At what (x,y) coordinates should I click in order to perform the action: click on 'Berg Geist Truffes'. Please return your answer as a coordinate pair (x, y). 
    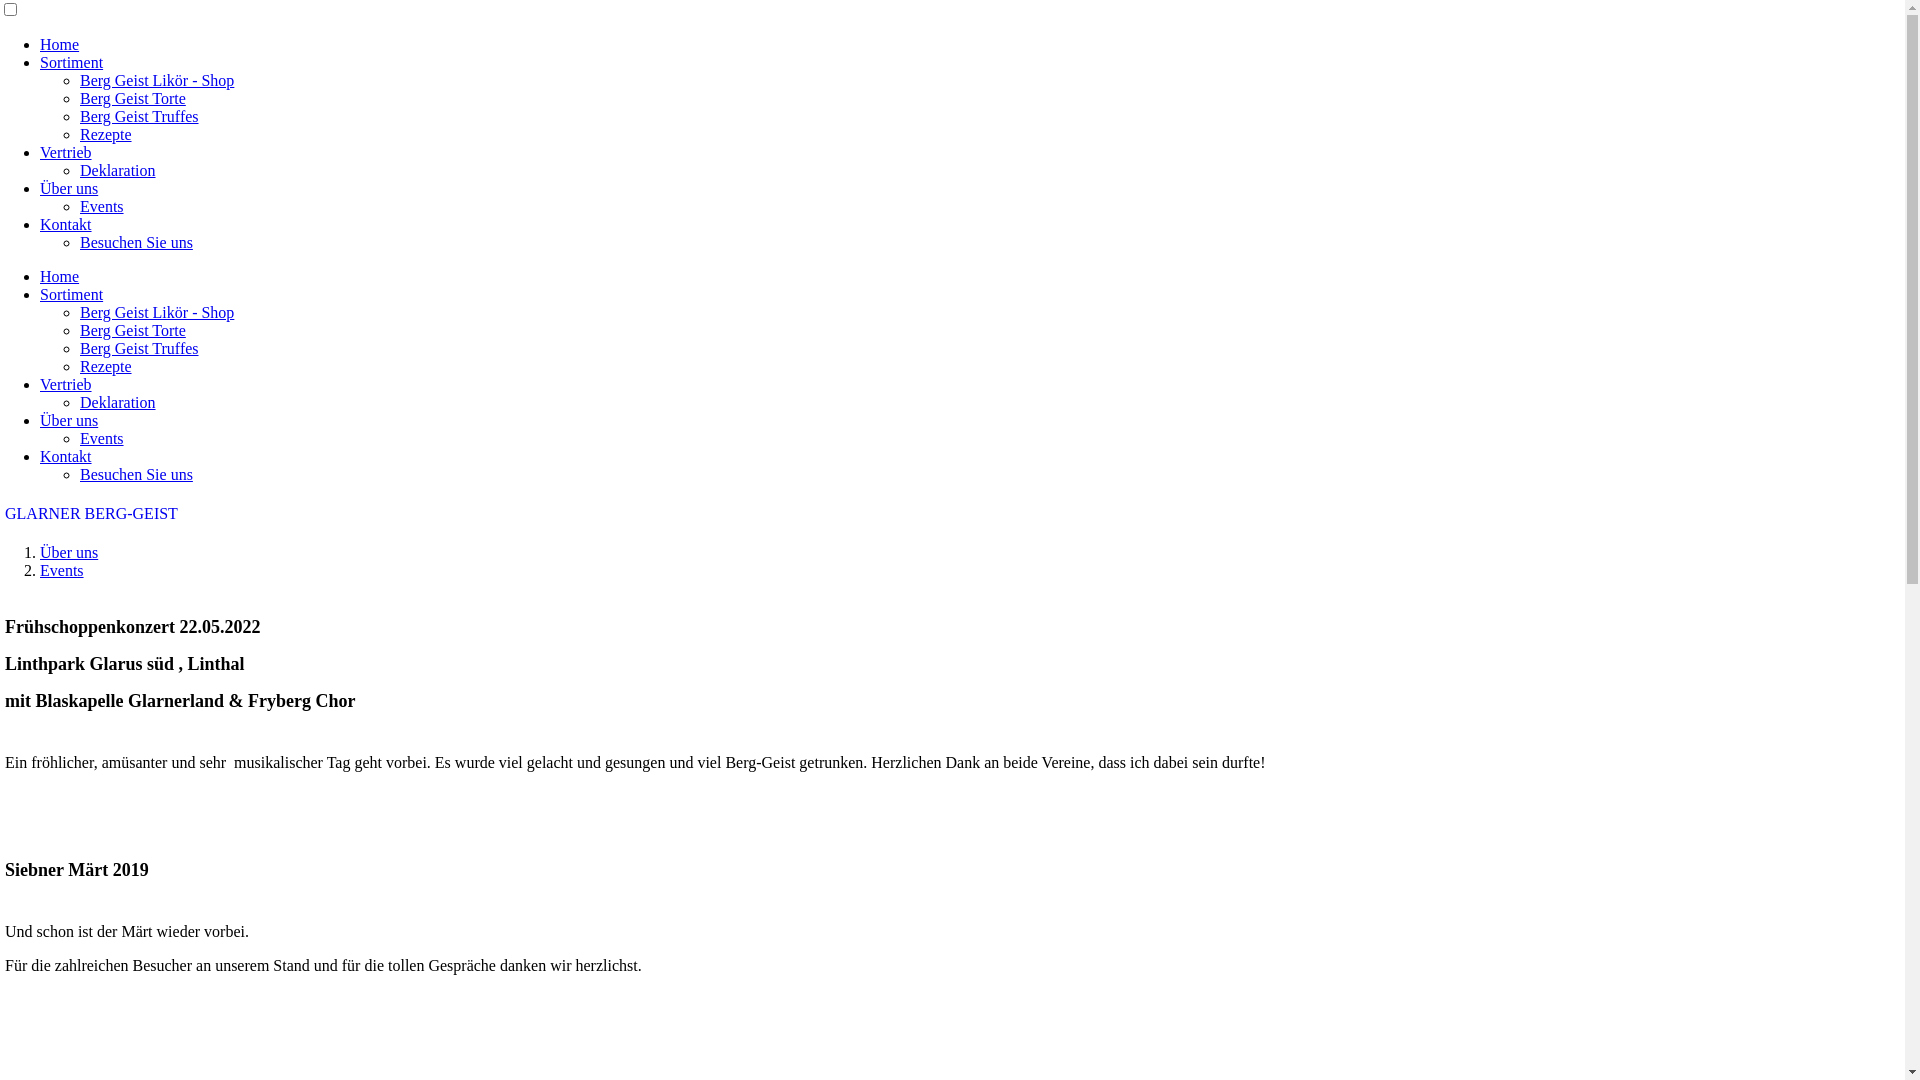
    Looking at the image, I should click on (138, 116).